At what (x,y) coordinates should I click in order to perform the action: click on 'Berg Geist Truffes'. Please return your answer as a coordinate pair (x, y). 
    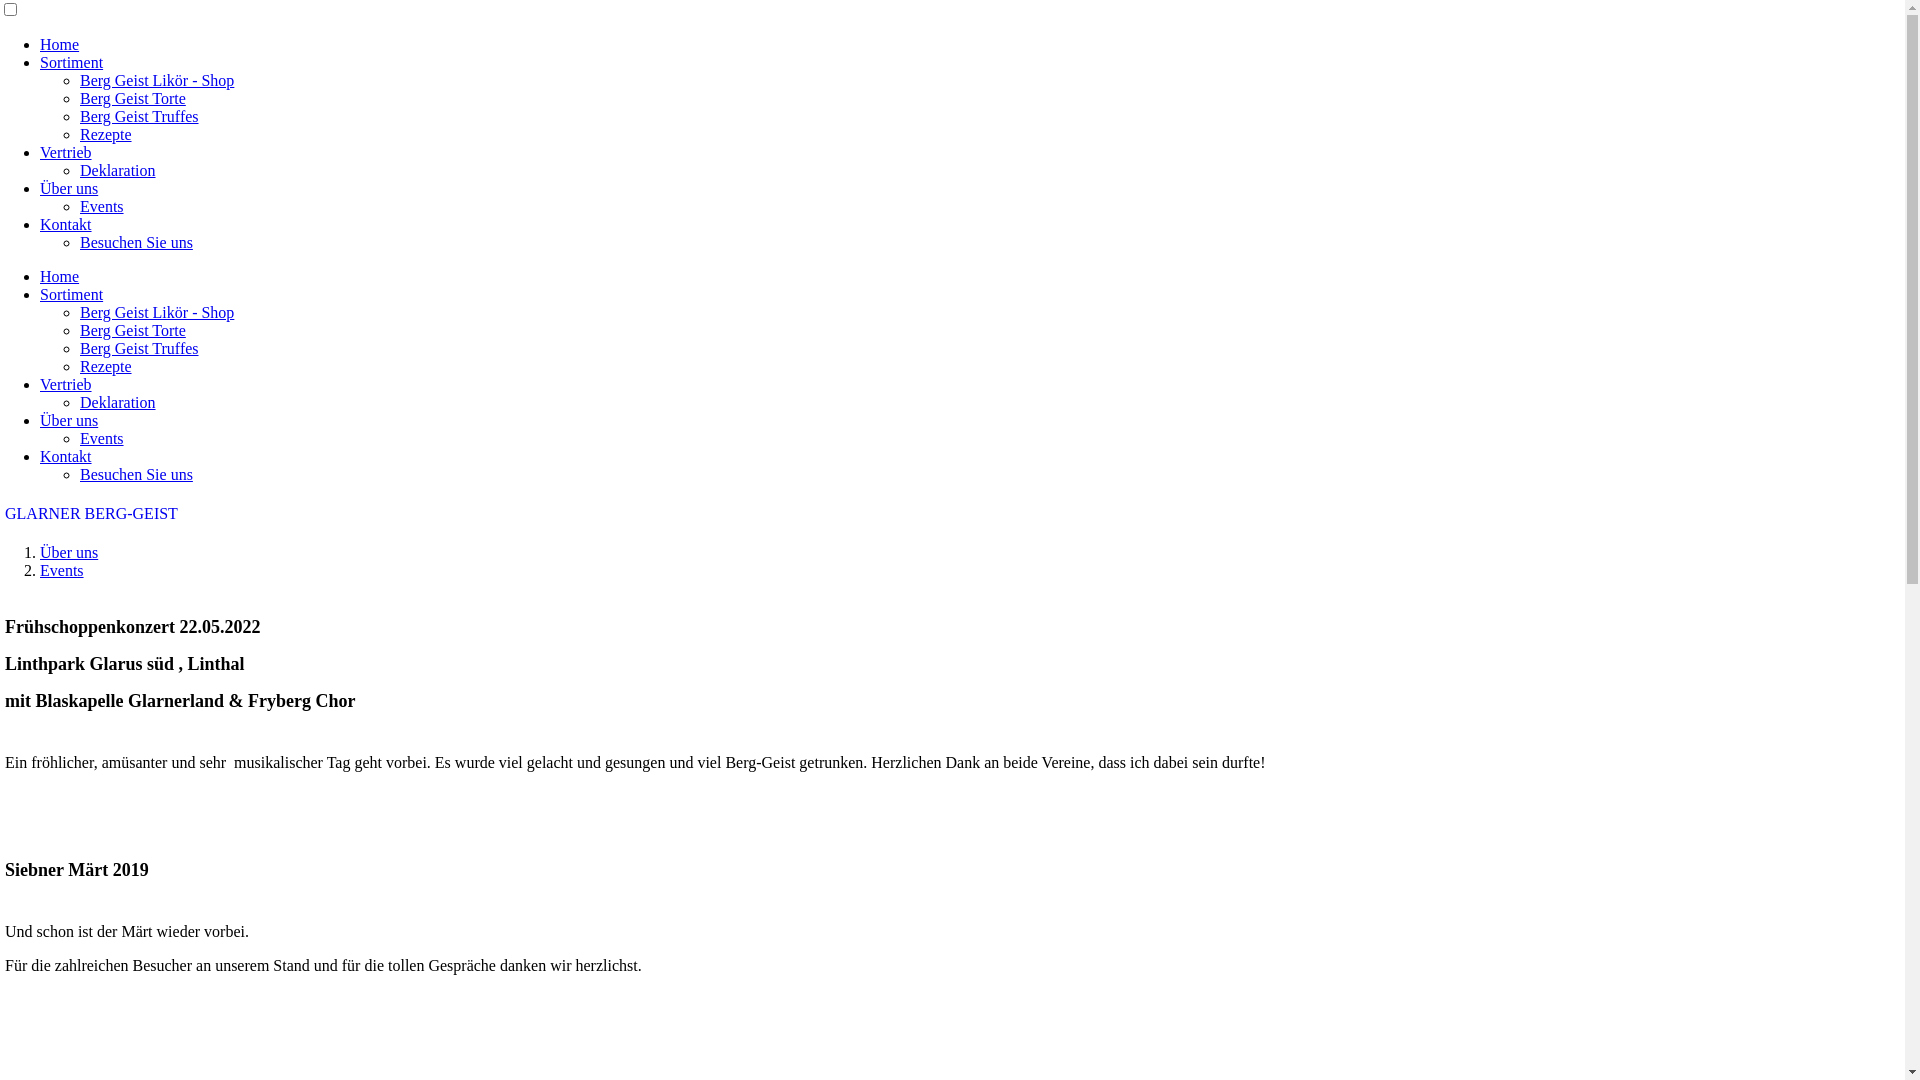
    Looking at the image, I should click on (138, 116).